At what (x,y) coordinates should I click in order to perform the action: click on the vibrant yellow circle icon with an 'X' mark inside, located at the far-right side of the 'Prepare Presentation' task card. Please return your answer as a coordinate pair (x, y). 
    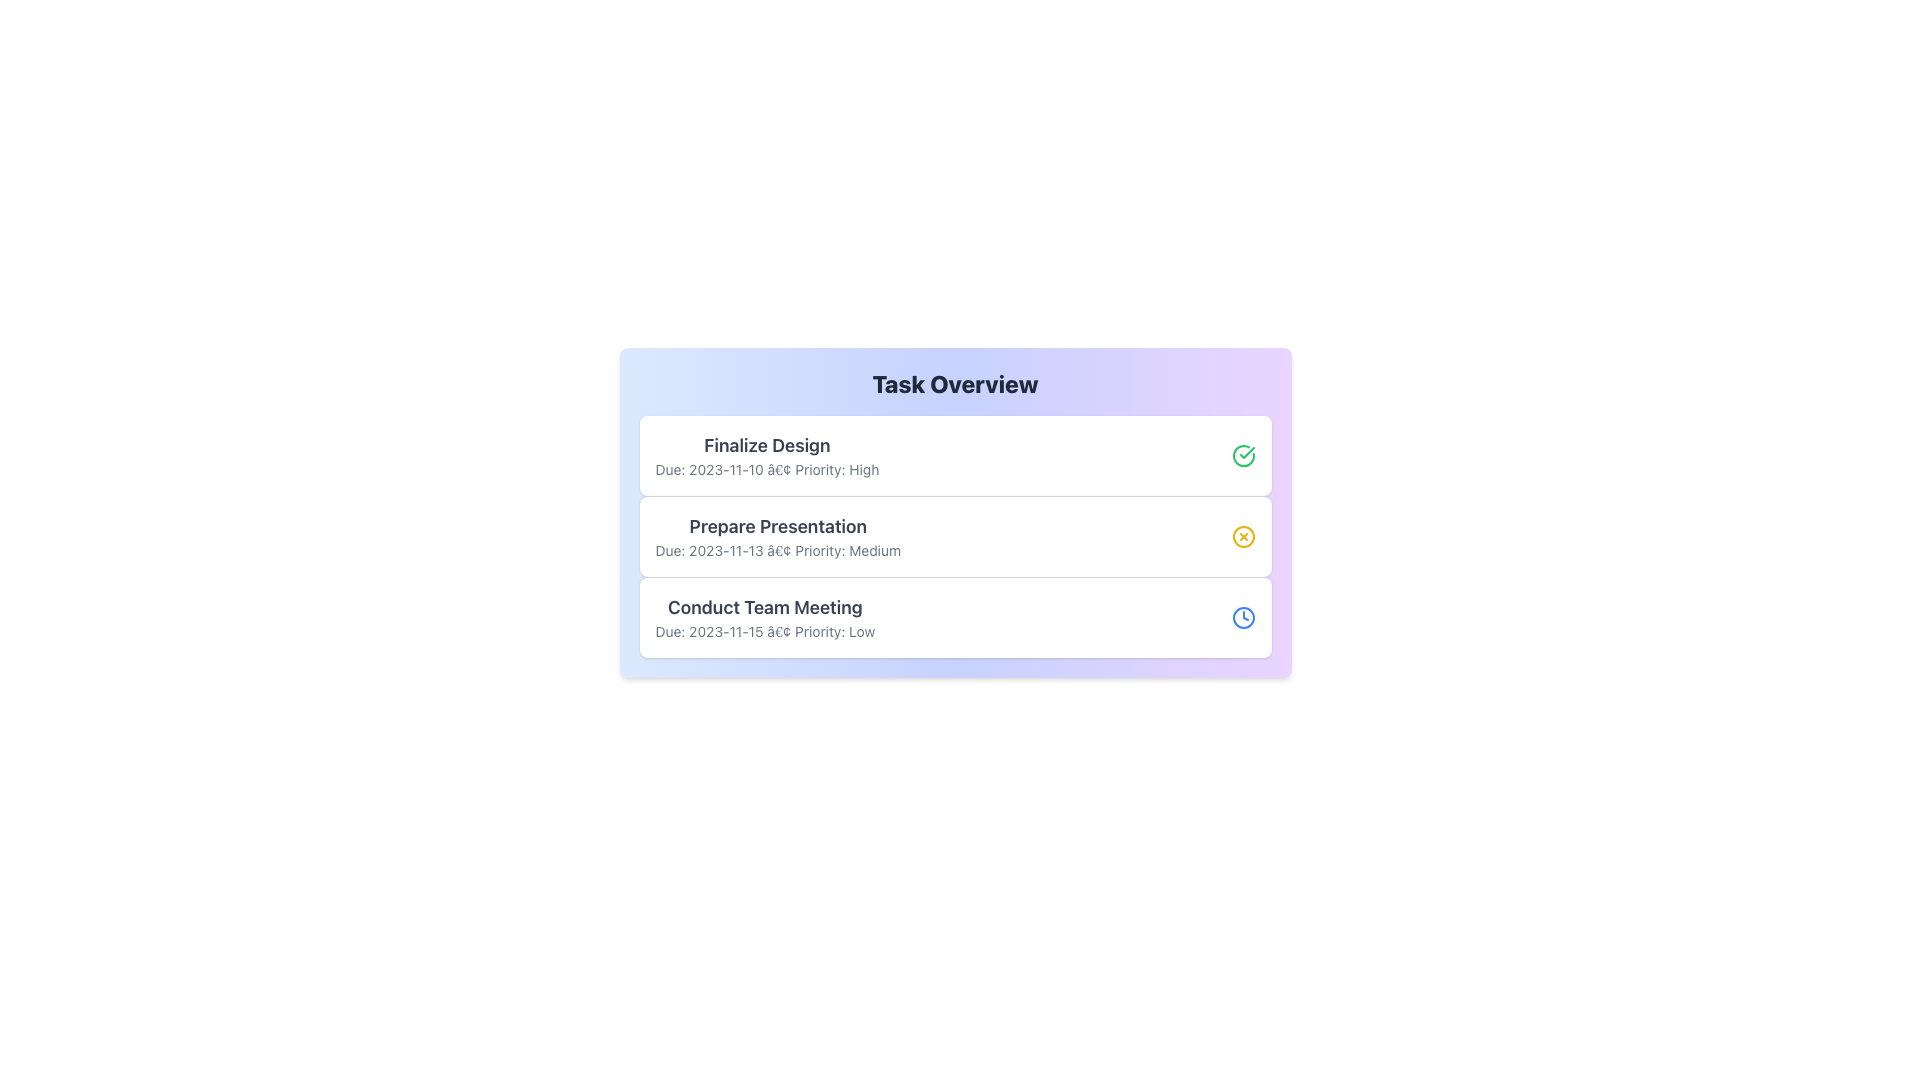
    Looking at the image, I should click on (1242, 535).